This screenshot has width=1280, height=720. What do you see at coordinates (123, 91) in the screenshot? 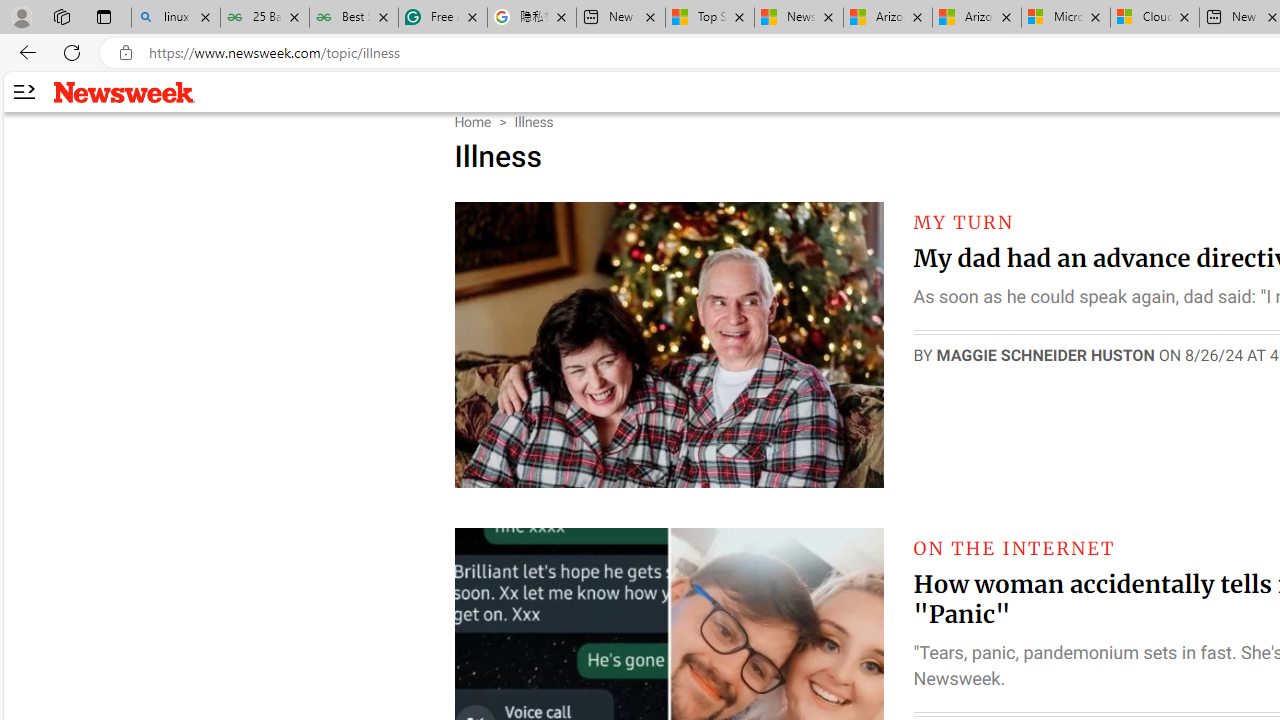
I see `'Newsweek logo'` at bounding box center [123, 91].